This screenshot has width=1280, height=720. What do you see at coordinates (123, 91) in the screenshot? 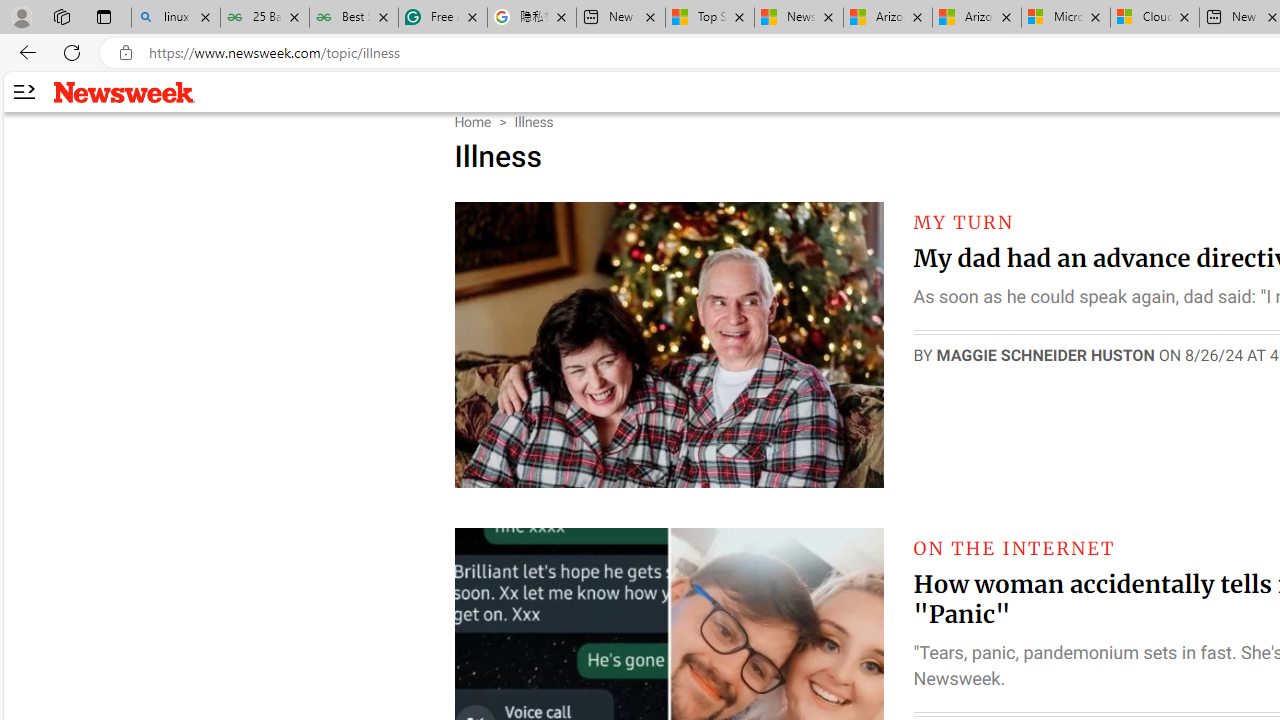
I see `'Newsweek logo'` at bounding box center [123, 91].